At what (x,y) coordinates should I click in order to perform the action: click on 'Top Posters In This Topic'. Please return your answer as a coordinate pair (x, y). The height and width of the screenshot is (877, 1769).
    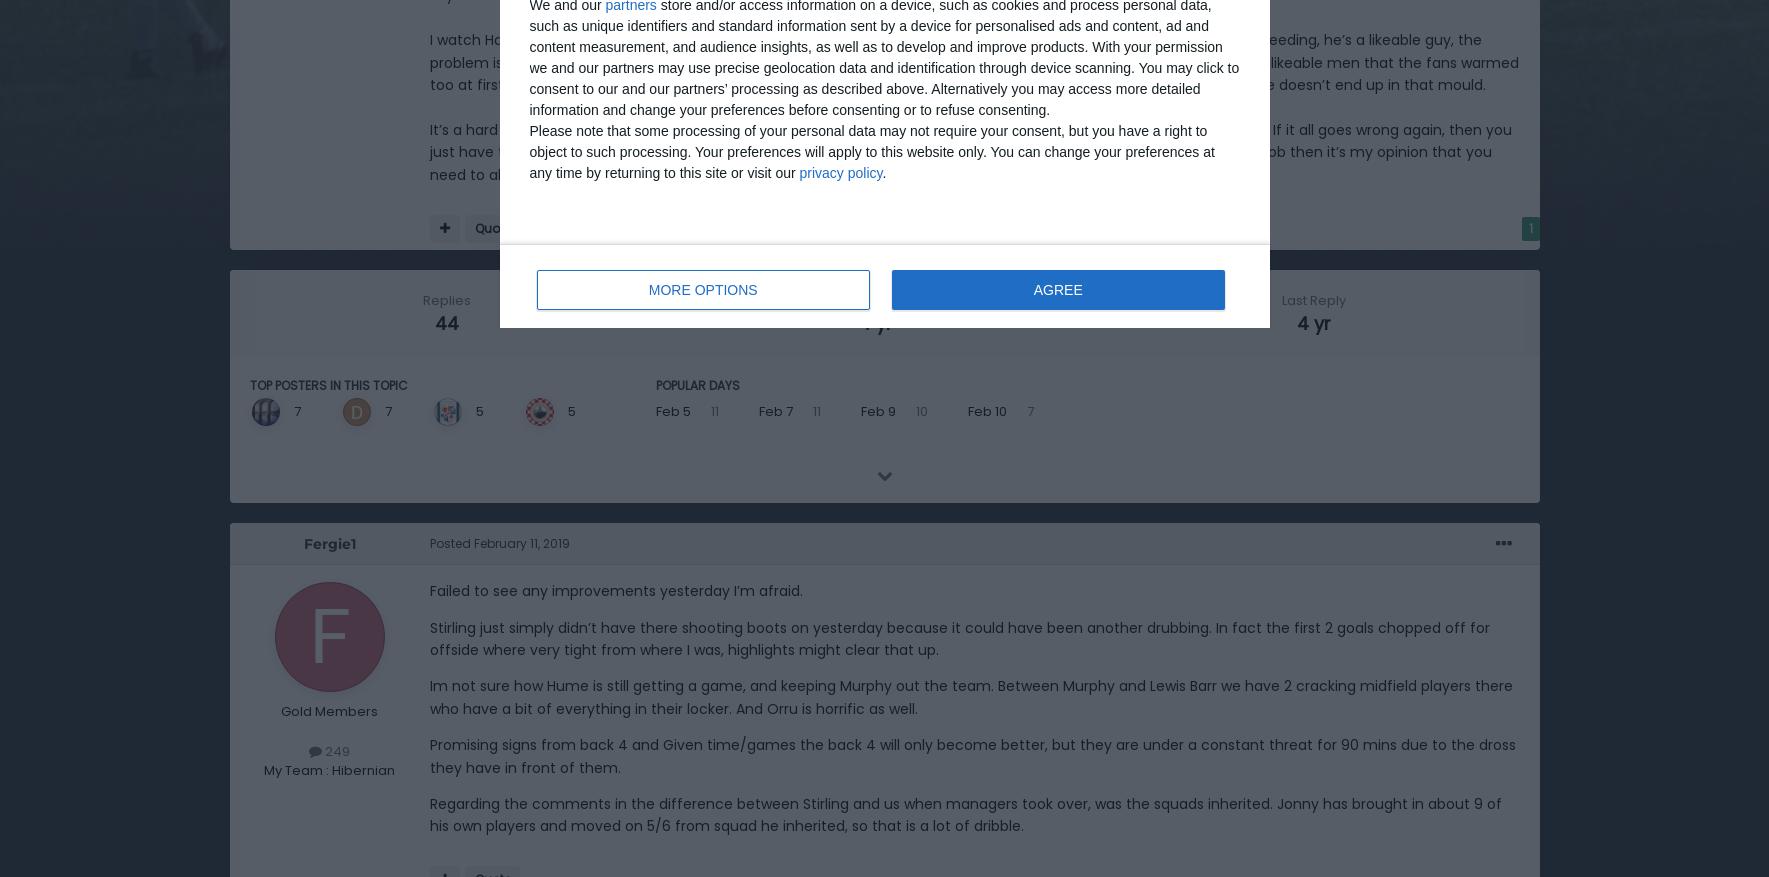
    Looking at the image, I should click on (327, 385).